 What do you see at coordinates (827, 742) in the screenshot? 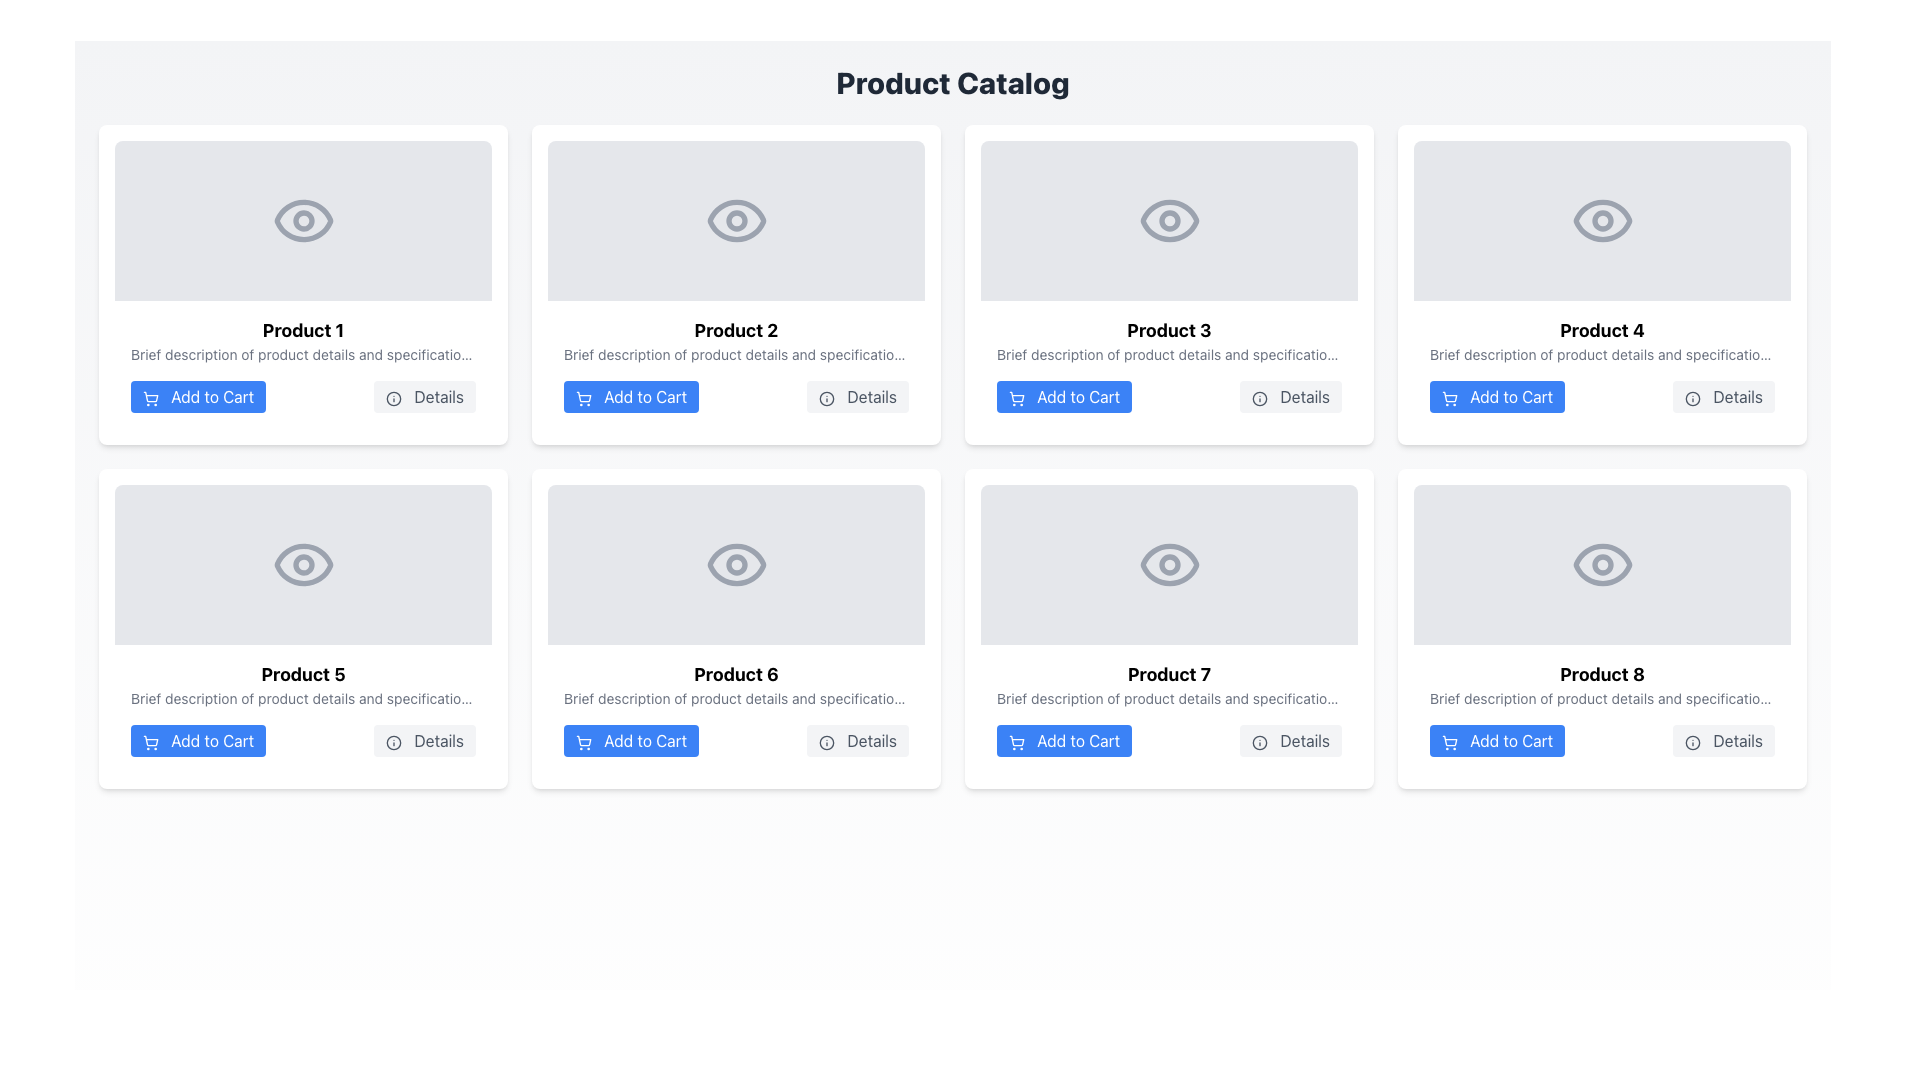
I see `the circle within the information icon located inside the 'Details' button of the 'Product 6' card, which is the second card in the second row of the product grid` at bounding box center [827, 742].